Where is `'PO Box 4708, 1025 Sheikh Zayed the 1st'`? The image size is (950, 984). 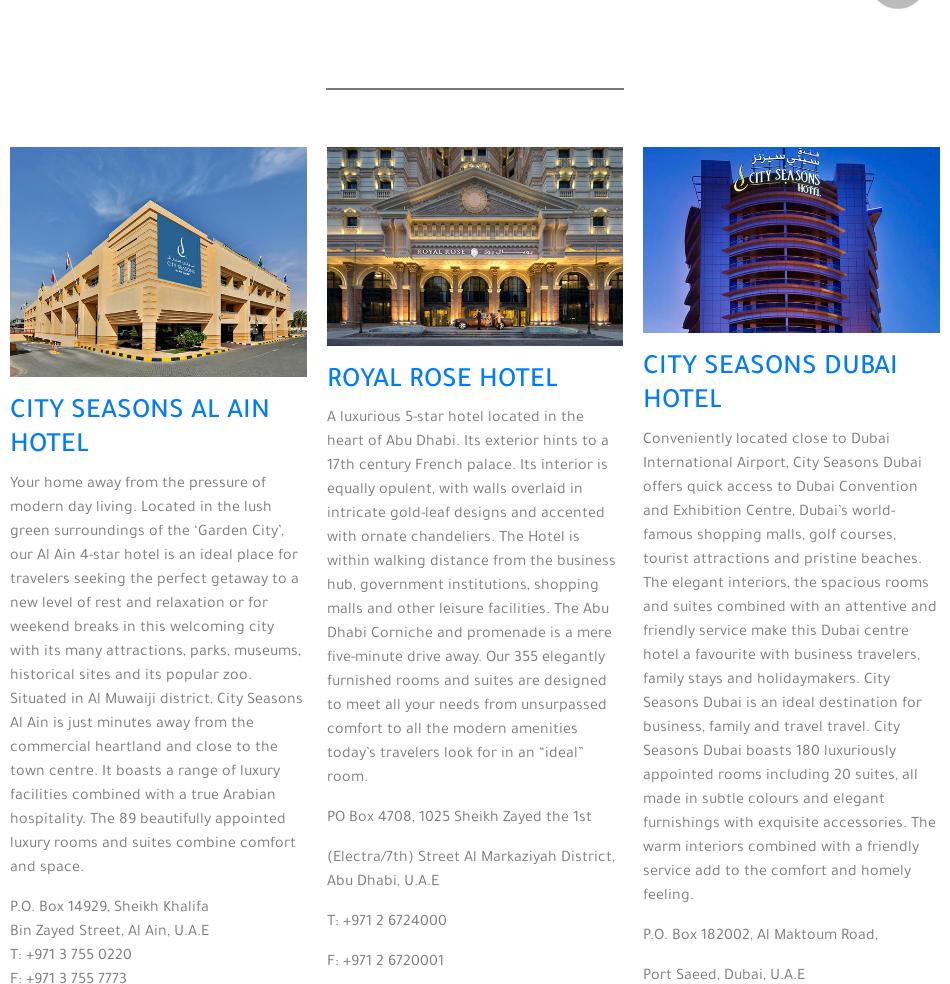
'PO Box 4708, 1025 Sheikh Zayed the 1st' is located at coordinates (325, 817).